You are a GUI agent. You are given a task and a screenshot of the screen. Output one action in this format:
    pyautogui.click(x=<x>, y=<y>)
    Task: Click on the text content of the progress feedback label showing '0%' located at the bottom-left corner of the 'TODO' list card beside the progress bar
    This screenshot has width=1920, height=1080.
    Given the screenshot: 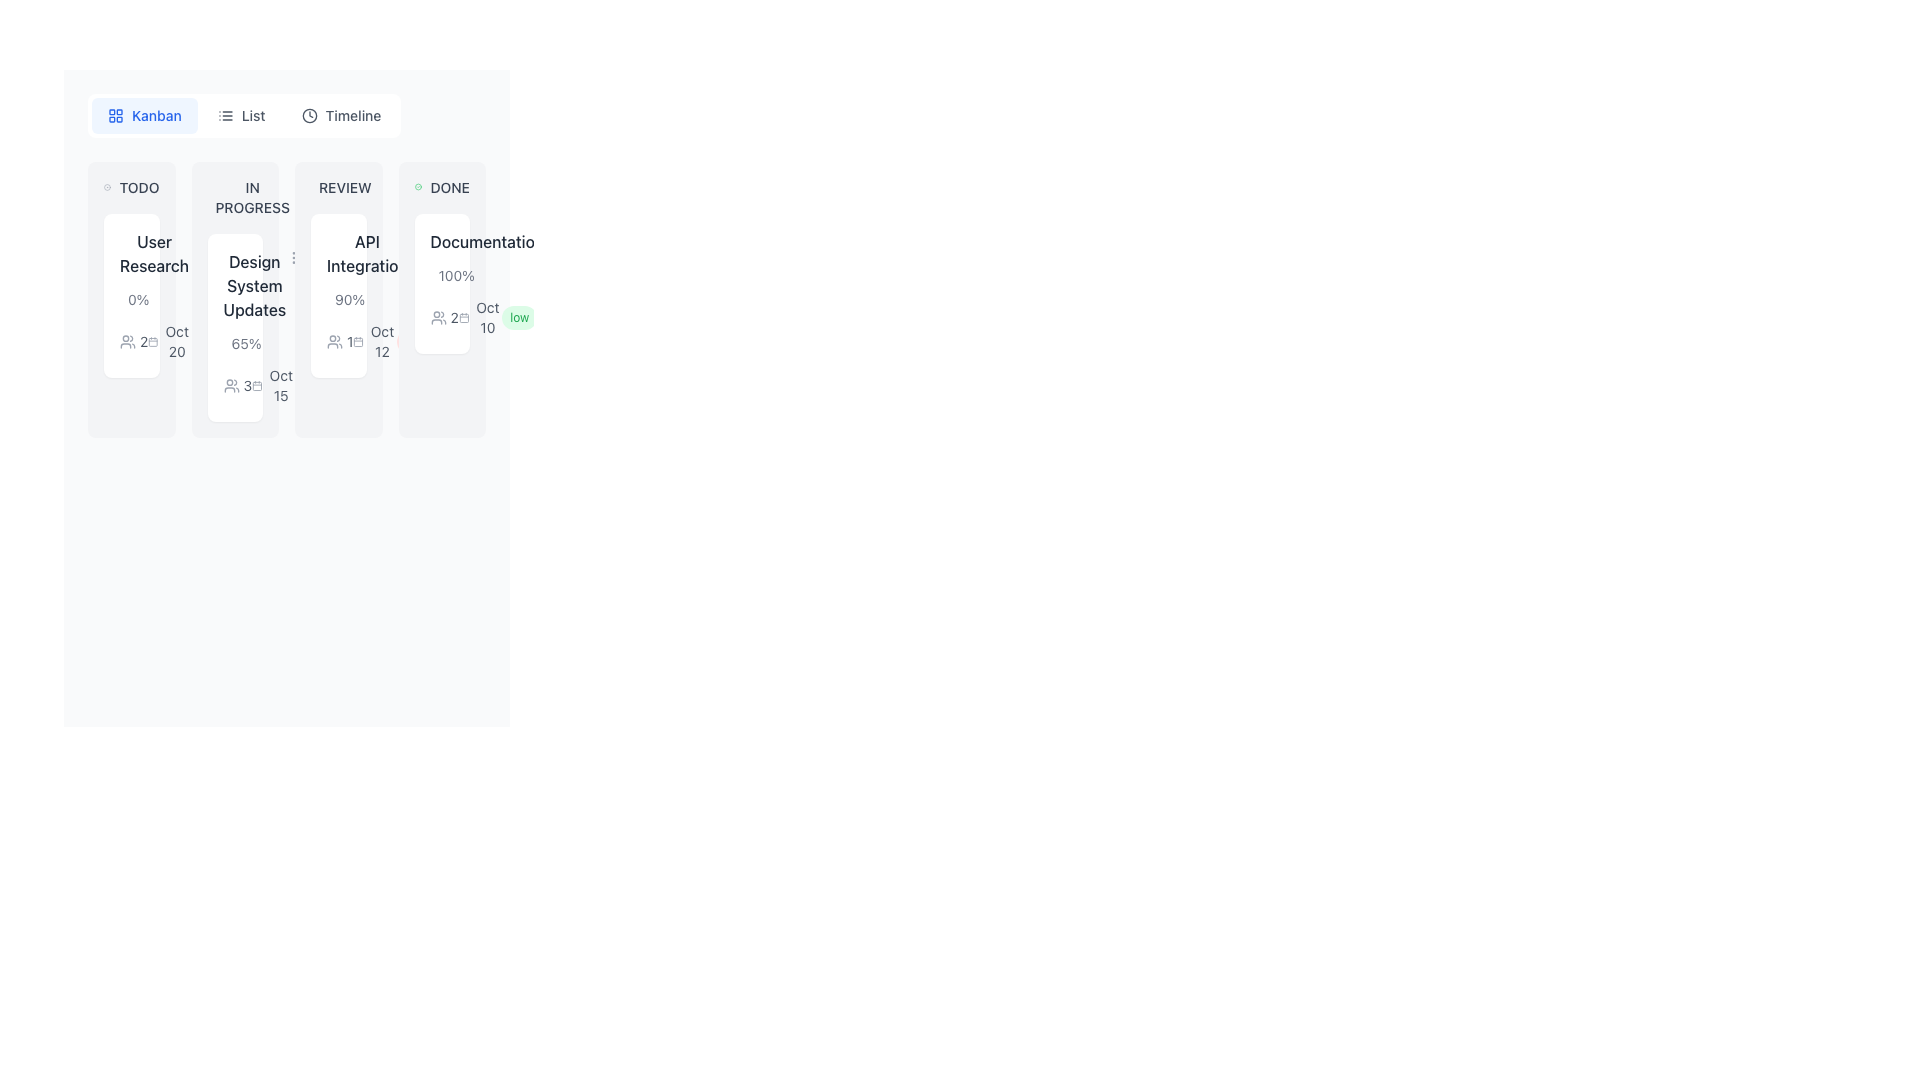 What is the action you would take?
    pyautogui.click(x=137, y=300)
    